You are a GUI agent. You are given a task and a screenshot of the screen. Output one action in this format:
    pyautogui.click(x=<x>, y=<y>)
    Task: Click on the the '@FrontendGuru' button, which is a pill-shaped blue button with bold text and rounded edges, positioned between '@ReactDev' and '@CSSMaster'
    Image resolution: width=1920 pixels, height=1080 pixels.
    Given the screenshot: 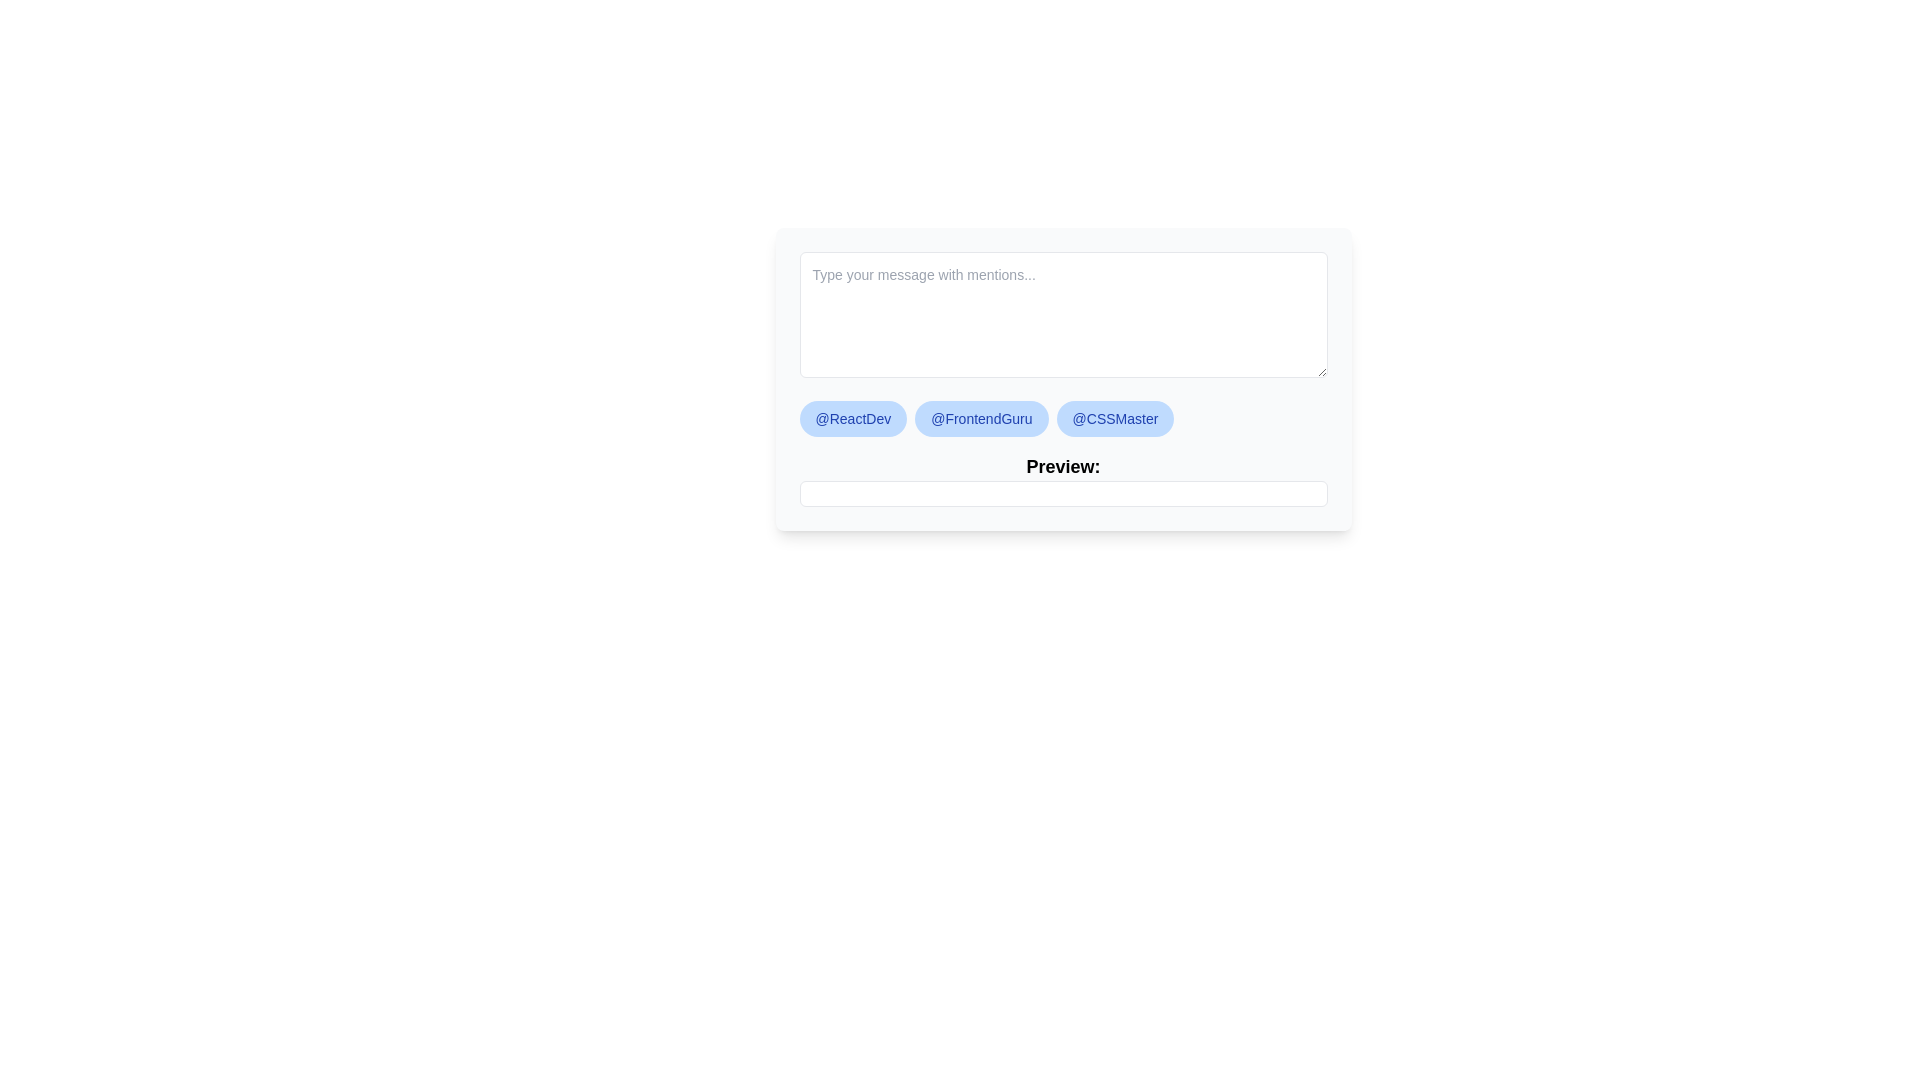 What is the action you would take?
    pyautogui.click(x=981, y=418)
    